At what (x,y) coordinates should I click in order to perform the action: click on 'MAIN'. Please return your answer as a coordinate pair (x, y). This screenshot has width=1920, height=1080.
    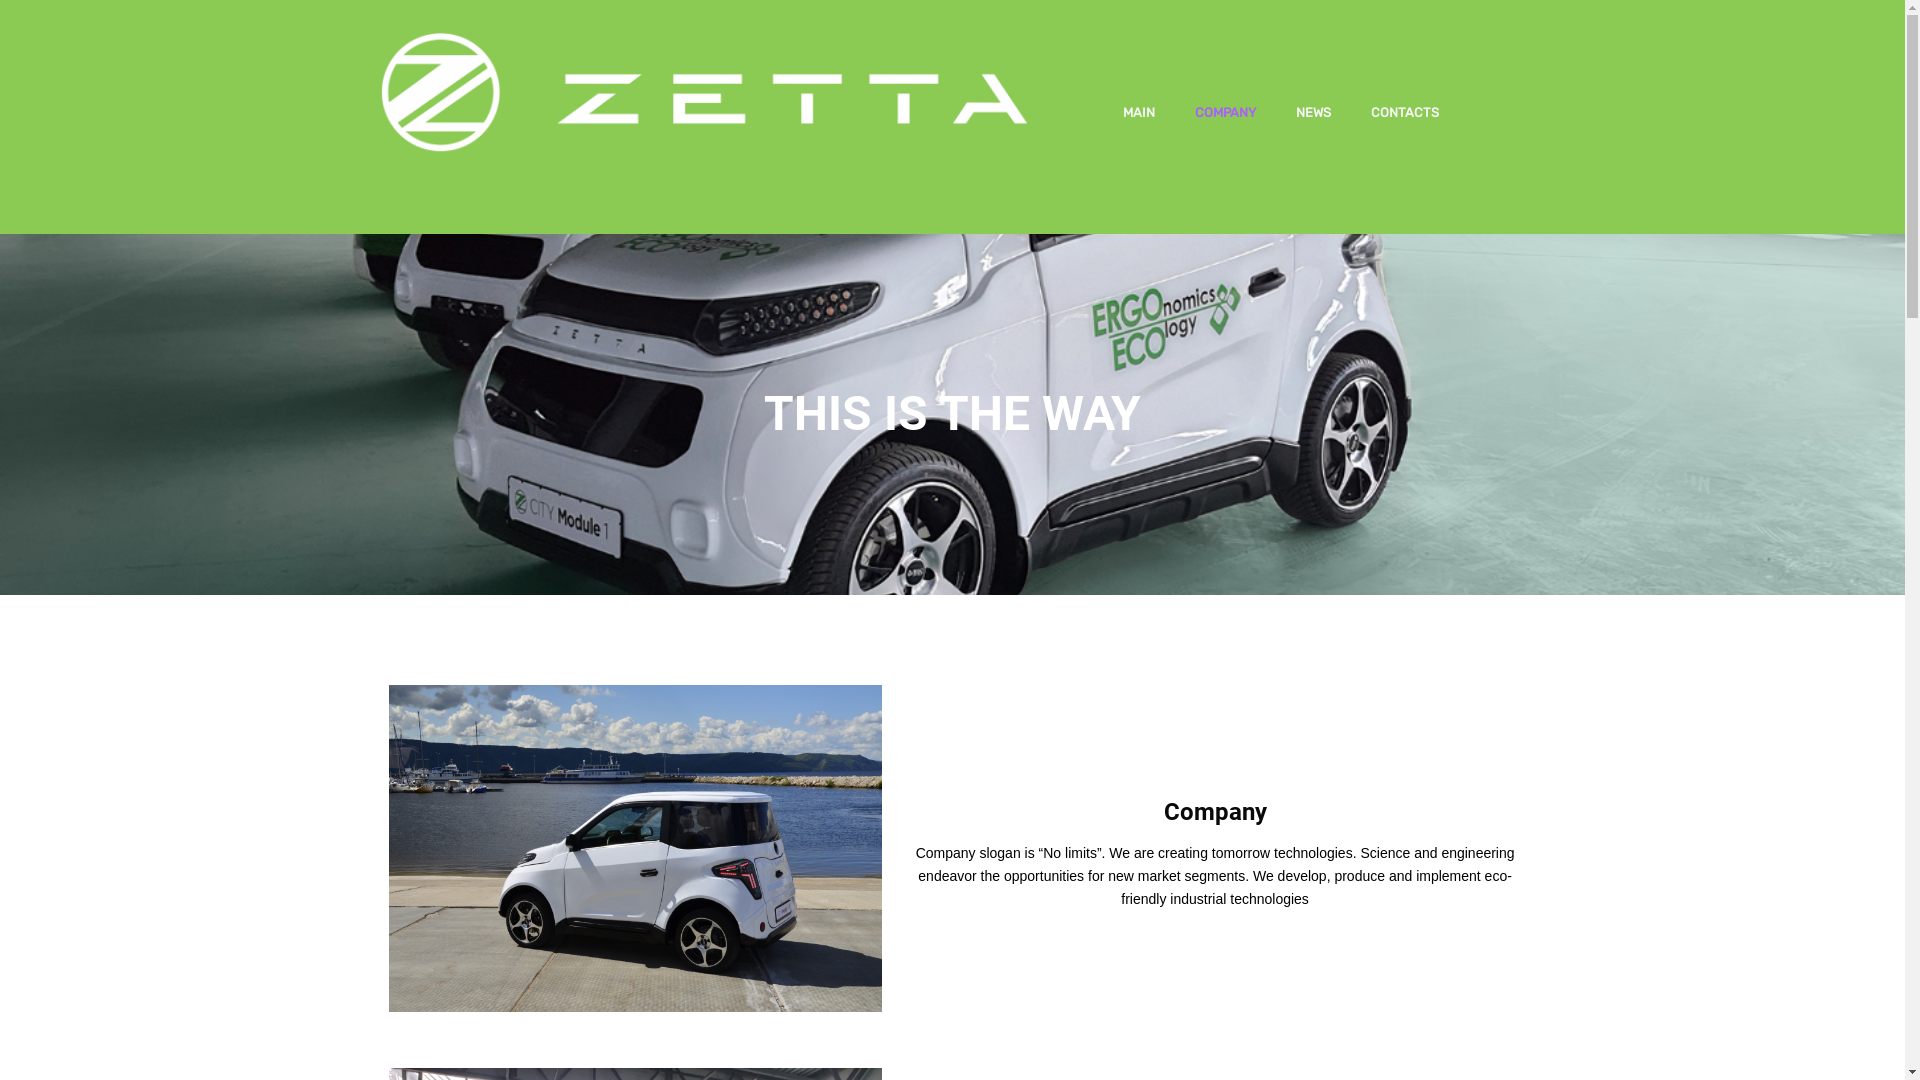
    Looking at the image, I should click on (1138, 112).